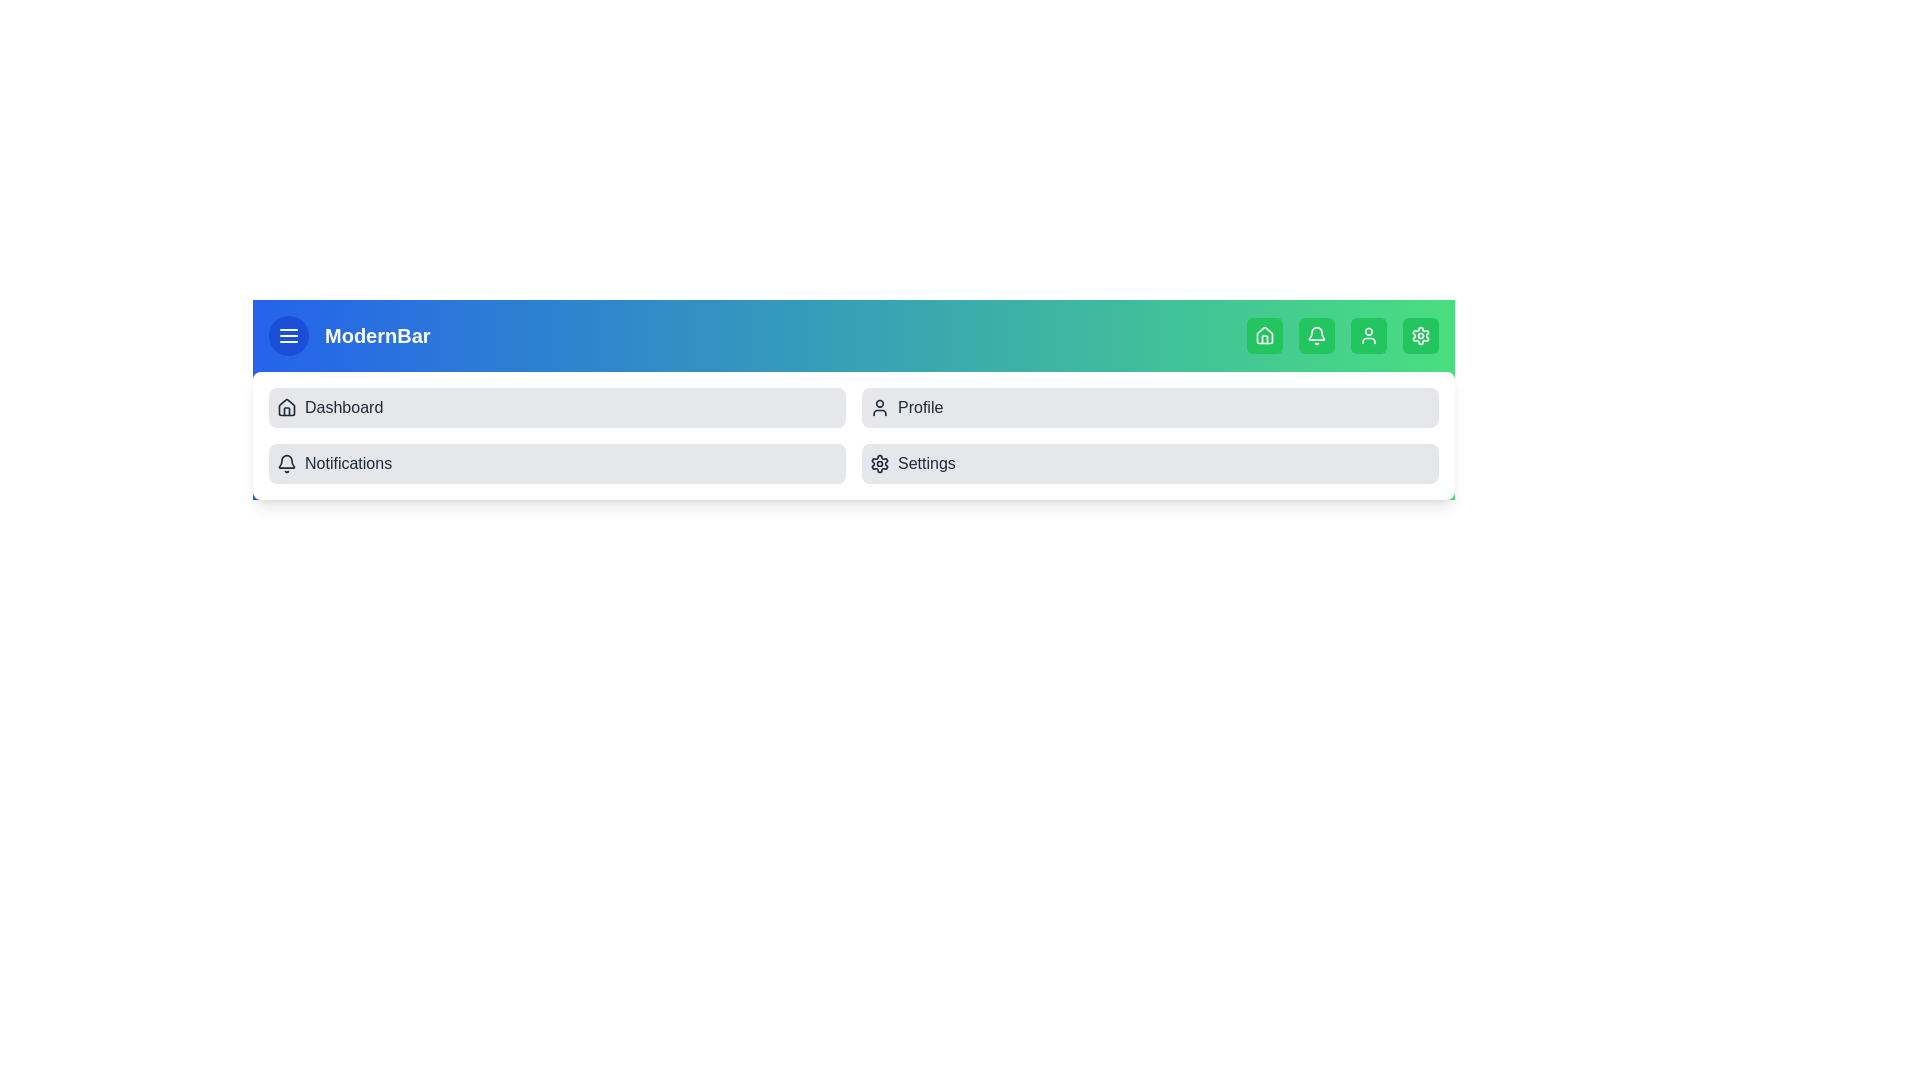 The height and width of the screenshot is (1080, 1920). Describe the element at coordinates (557, 407) in the screenshot. I see `the menu item labeled Dashboard from the collapsible menu` at that location.